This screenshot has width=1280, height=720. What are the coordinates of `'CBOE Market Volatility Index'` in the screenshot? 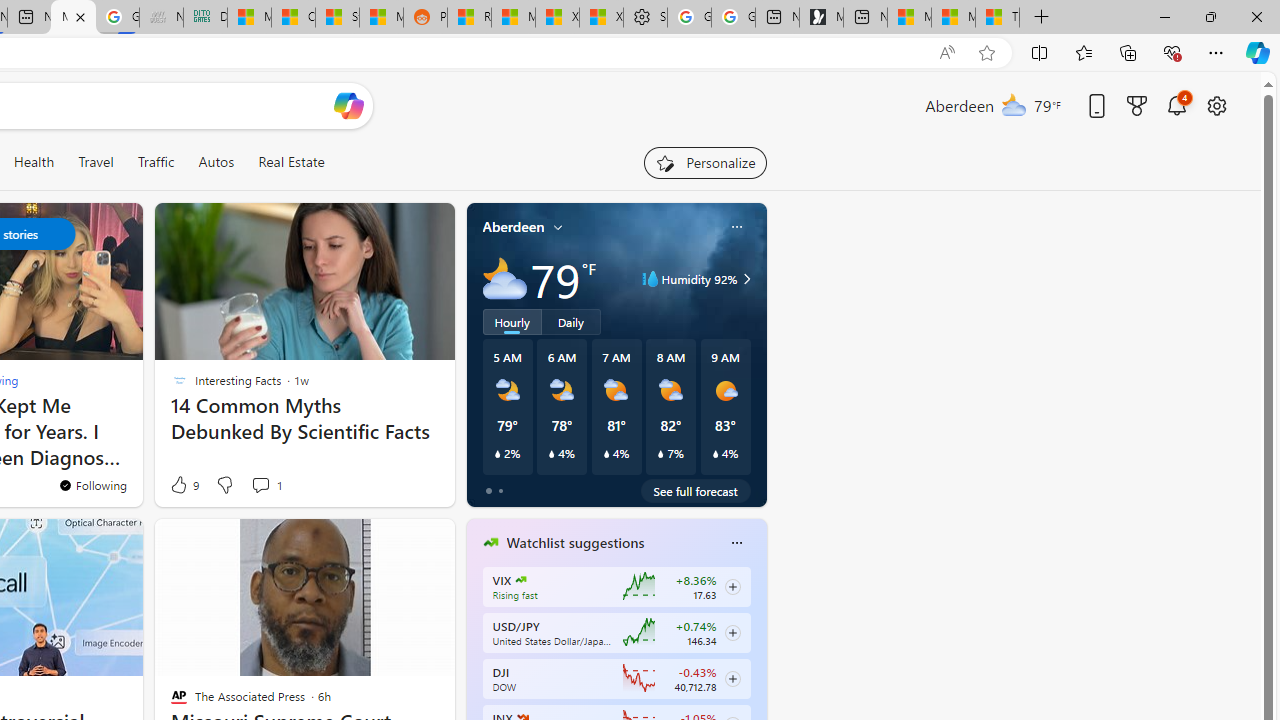 It's located at (520, 579).